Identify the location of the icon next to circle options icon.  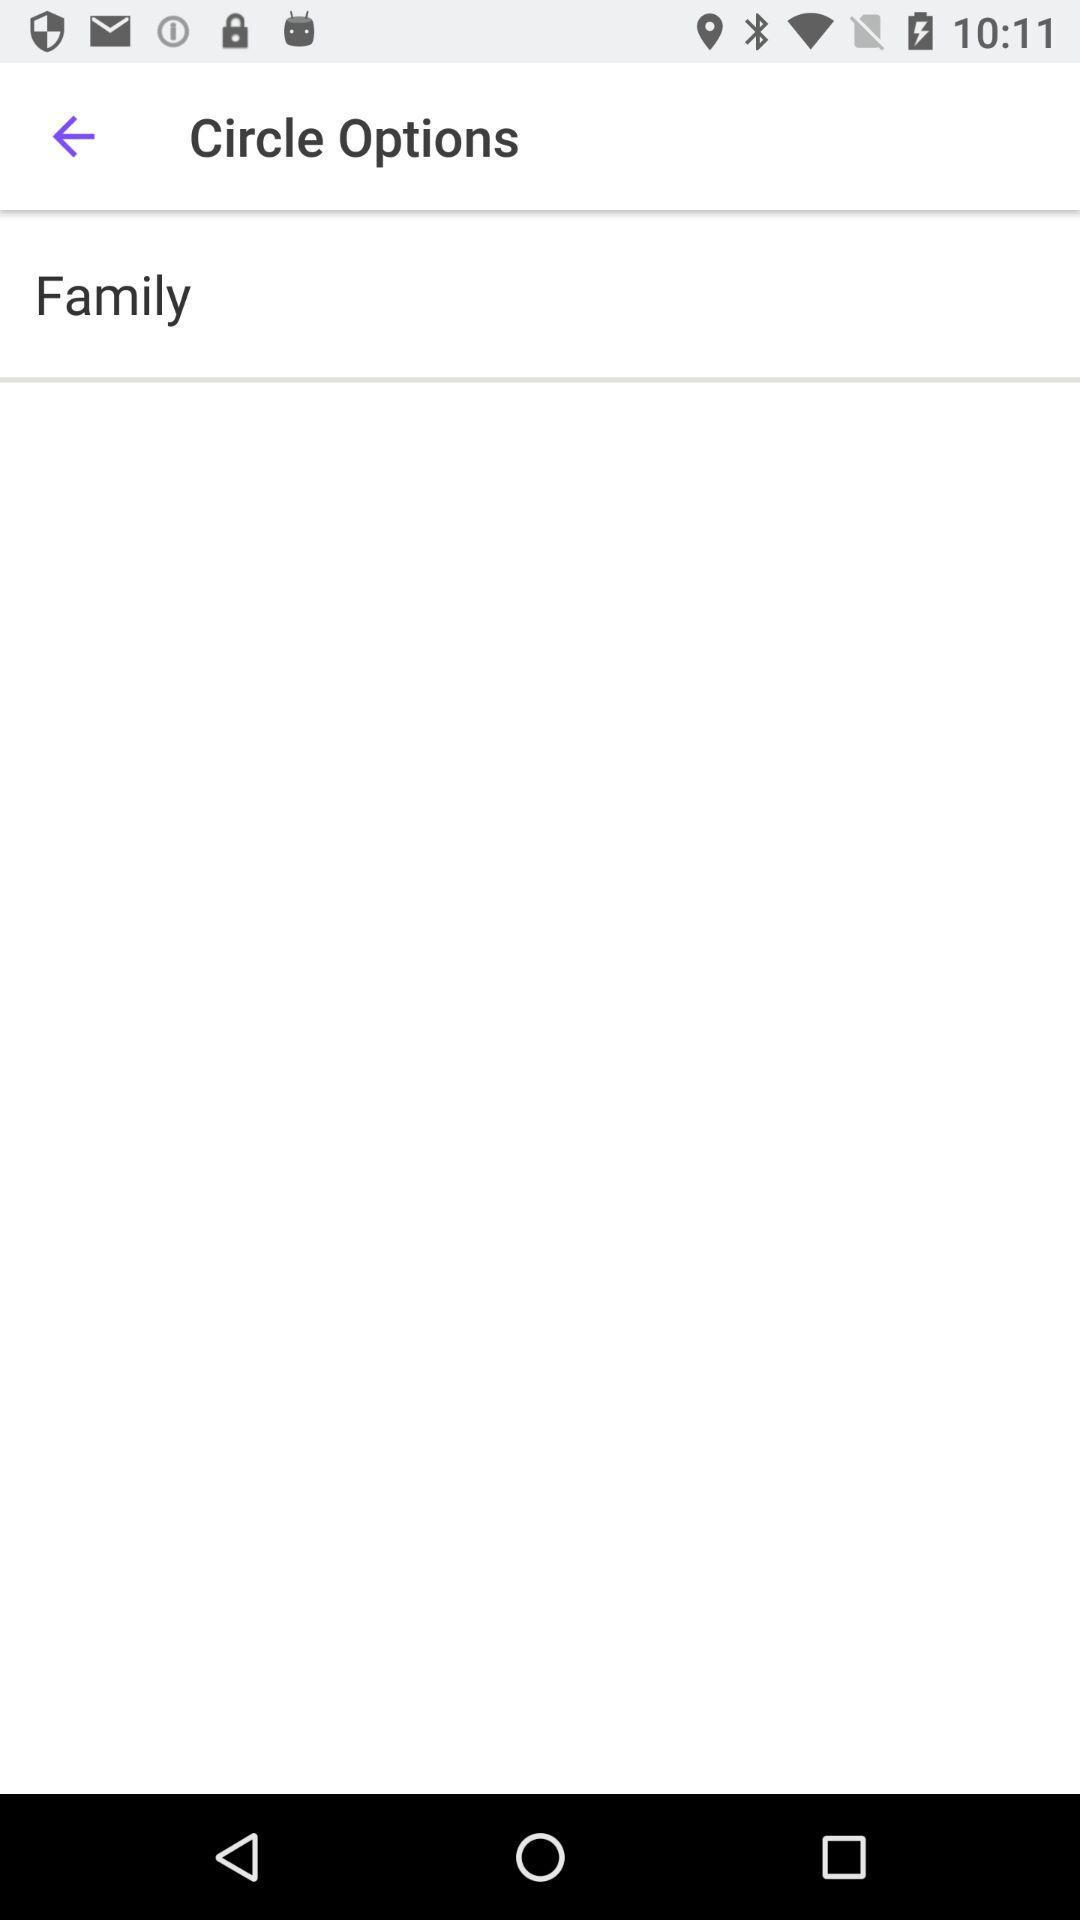
(72, 135).